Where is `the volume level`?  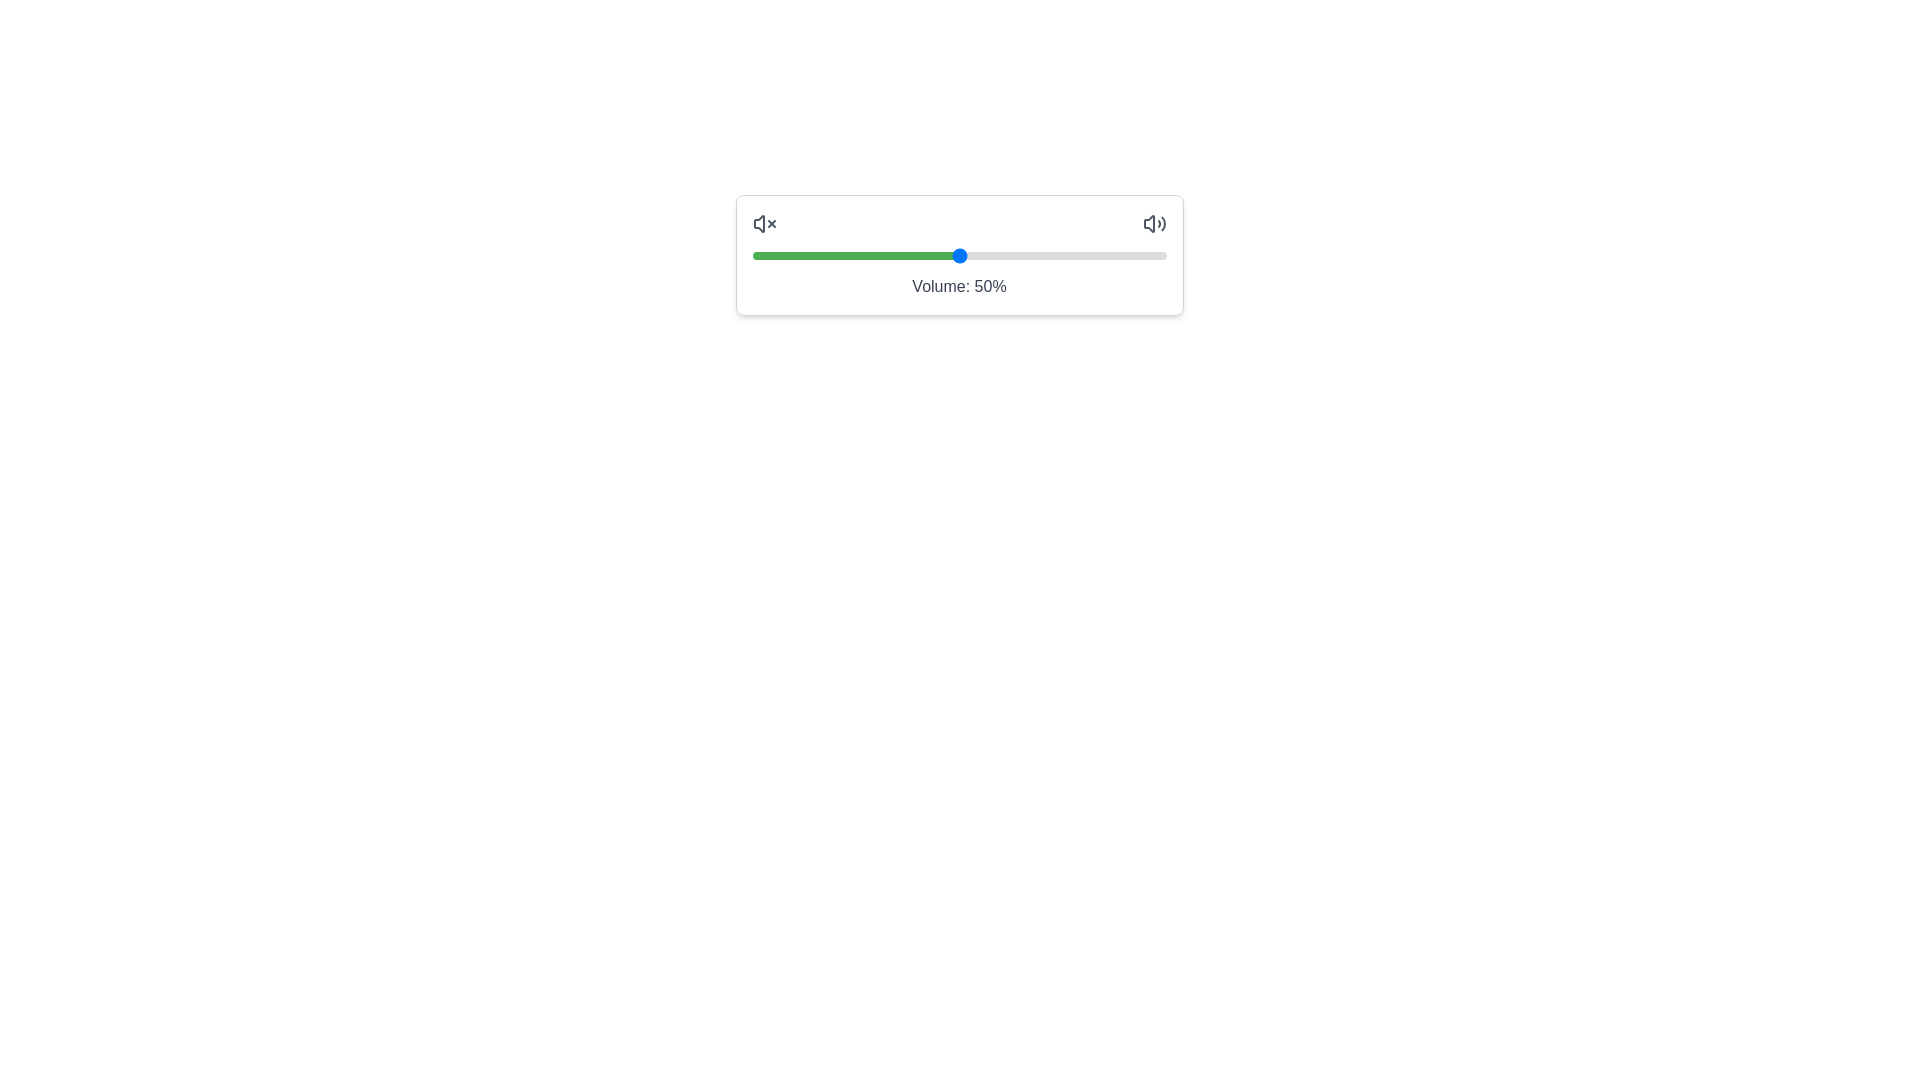
the volume level is located at coordinates (1090, 254).